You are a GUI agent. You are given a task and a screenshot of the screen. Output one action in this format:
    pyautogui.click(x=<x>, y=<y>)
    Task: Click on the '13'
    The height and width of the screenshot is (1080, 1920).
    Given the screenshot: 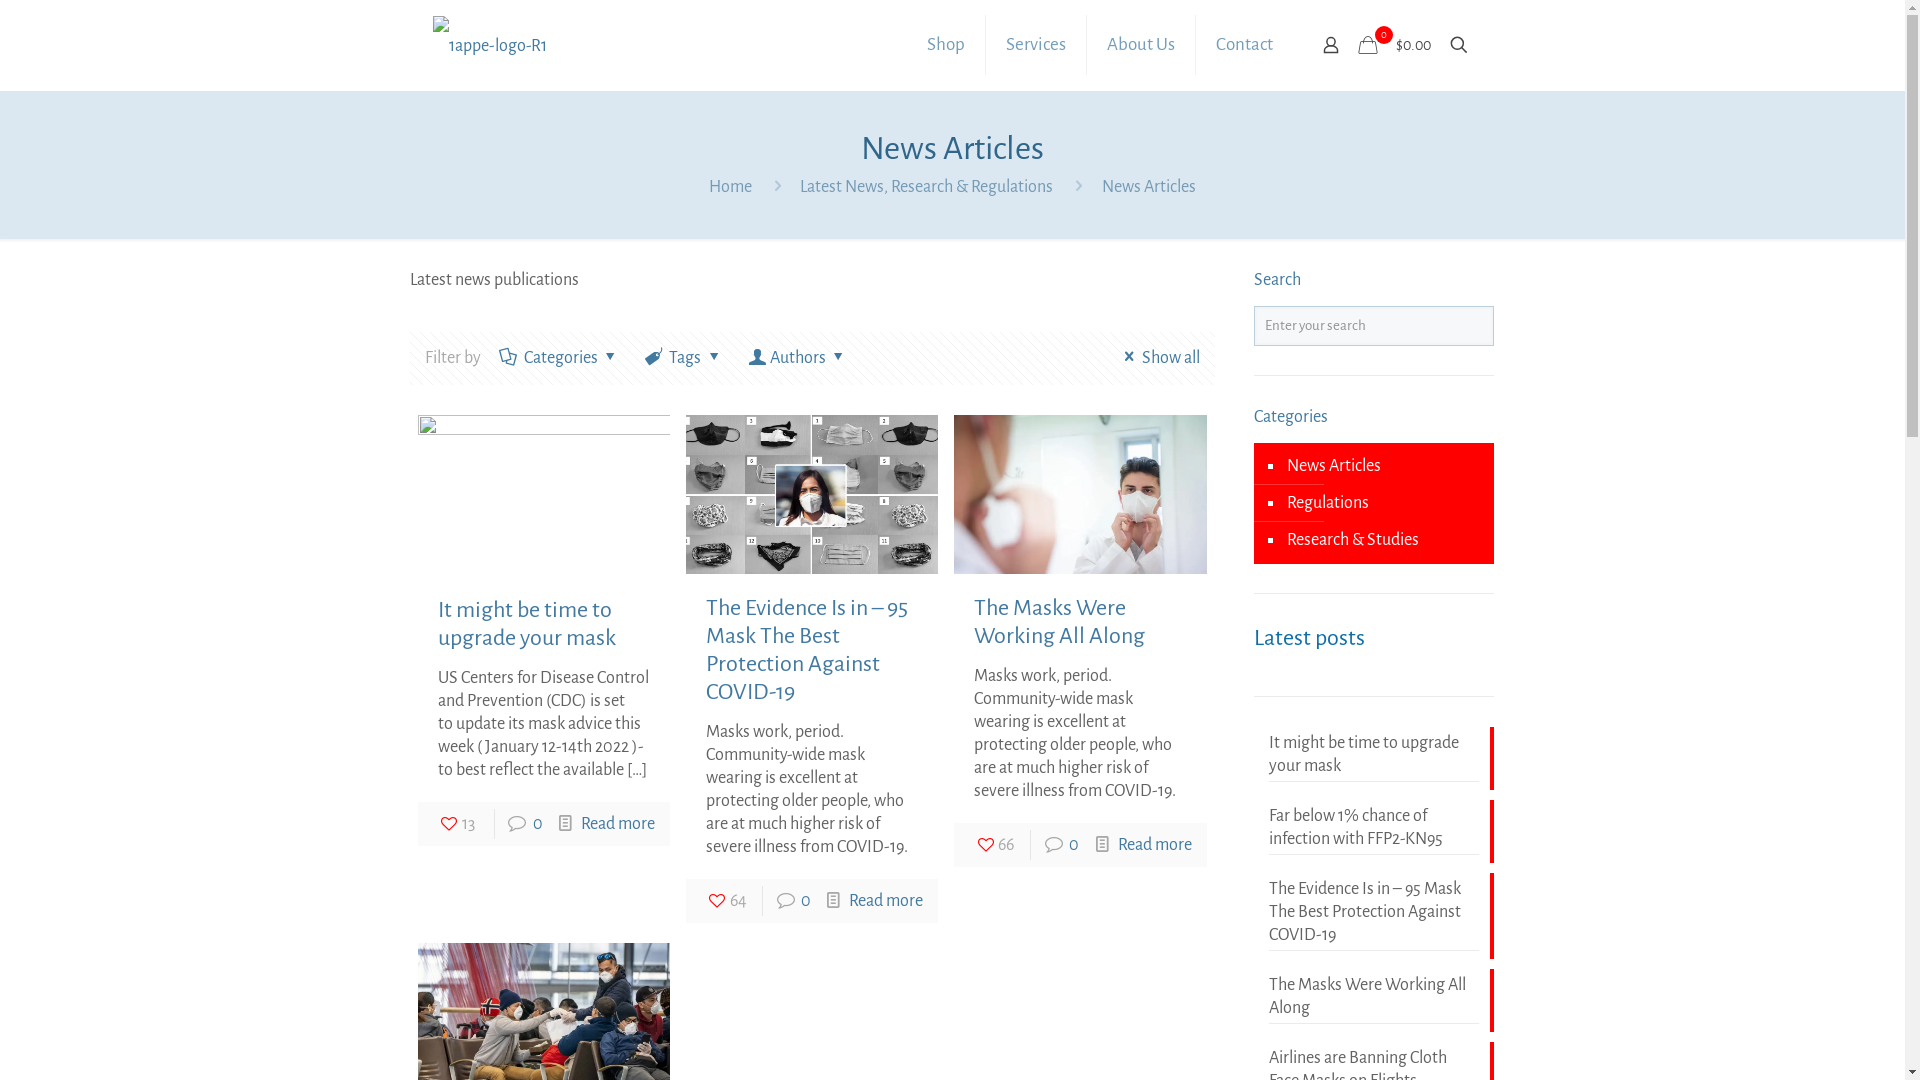 What is the action you would take?
    pyautogui.click(x=455, y=824)
    